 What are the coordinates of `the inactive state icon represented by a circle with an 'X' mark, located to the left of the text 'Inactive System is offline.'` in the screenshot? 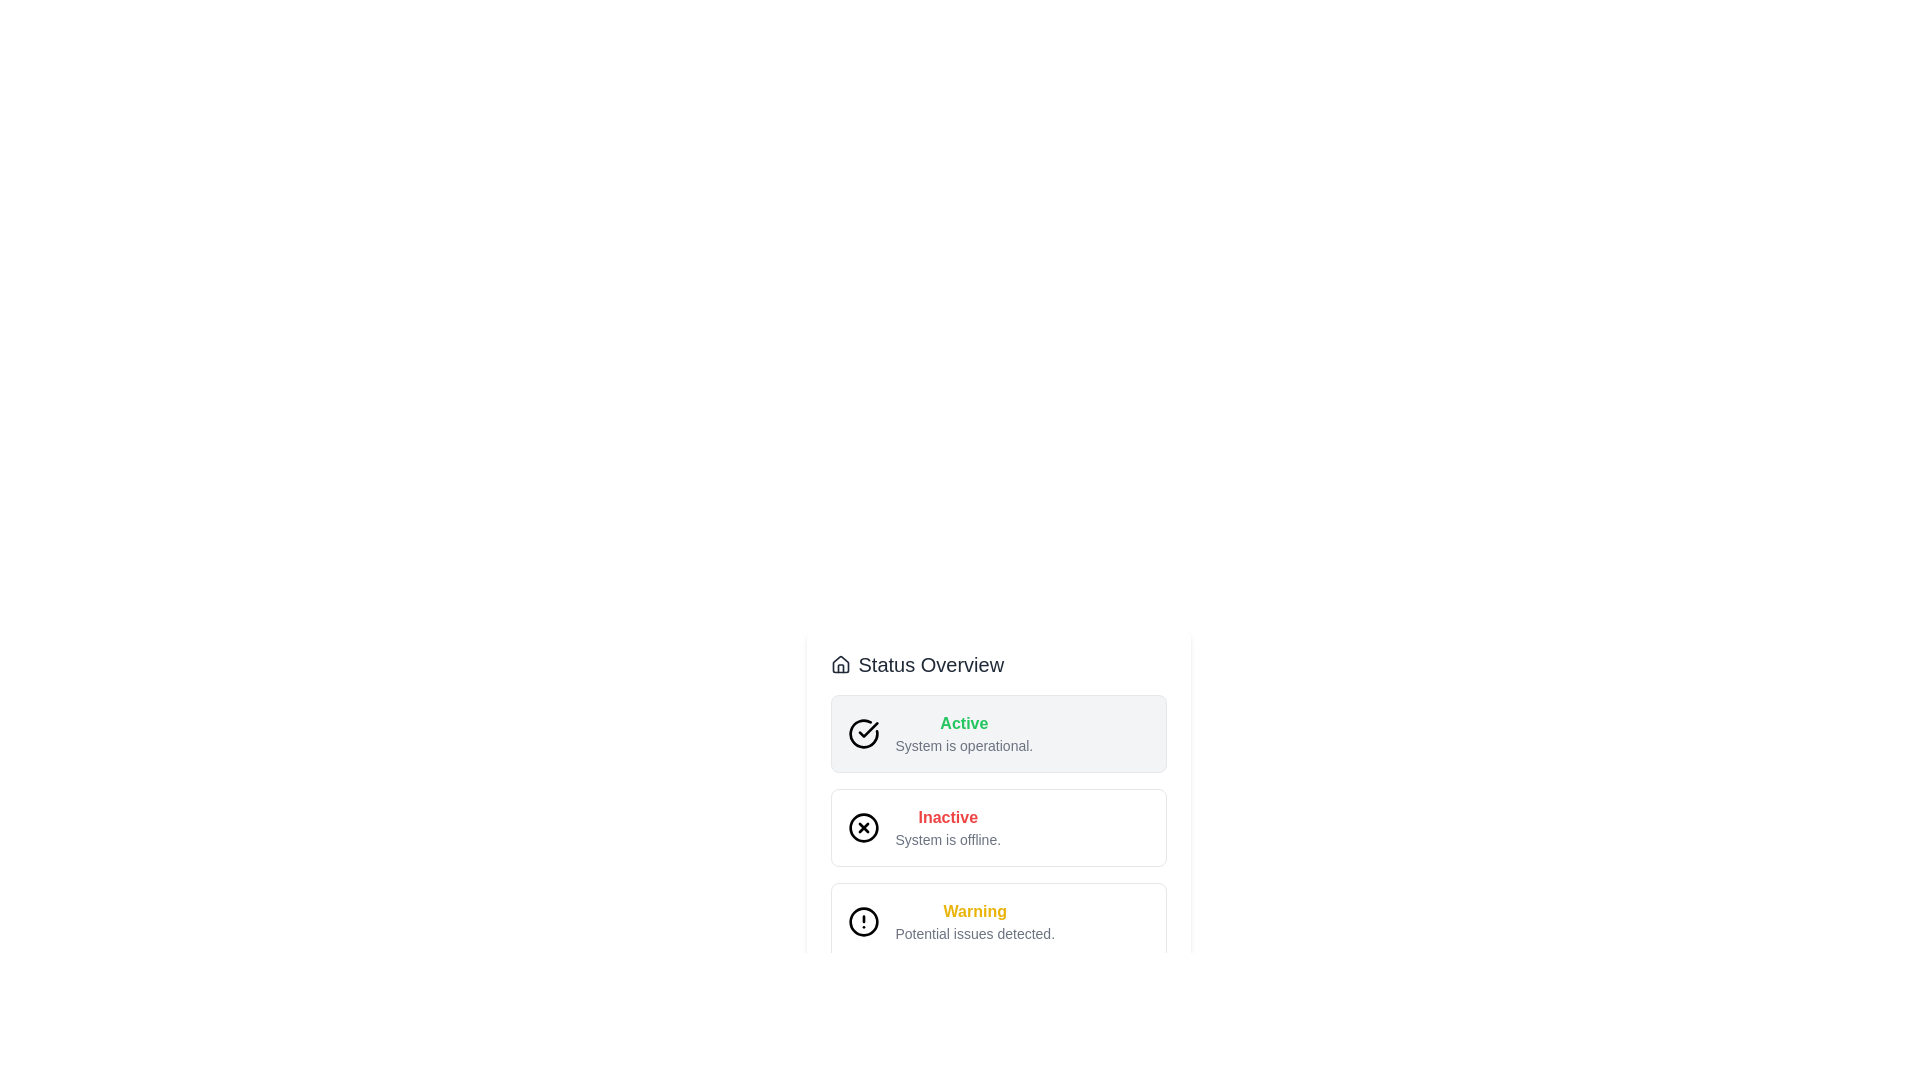 It's located at (863, 828).